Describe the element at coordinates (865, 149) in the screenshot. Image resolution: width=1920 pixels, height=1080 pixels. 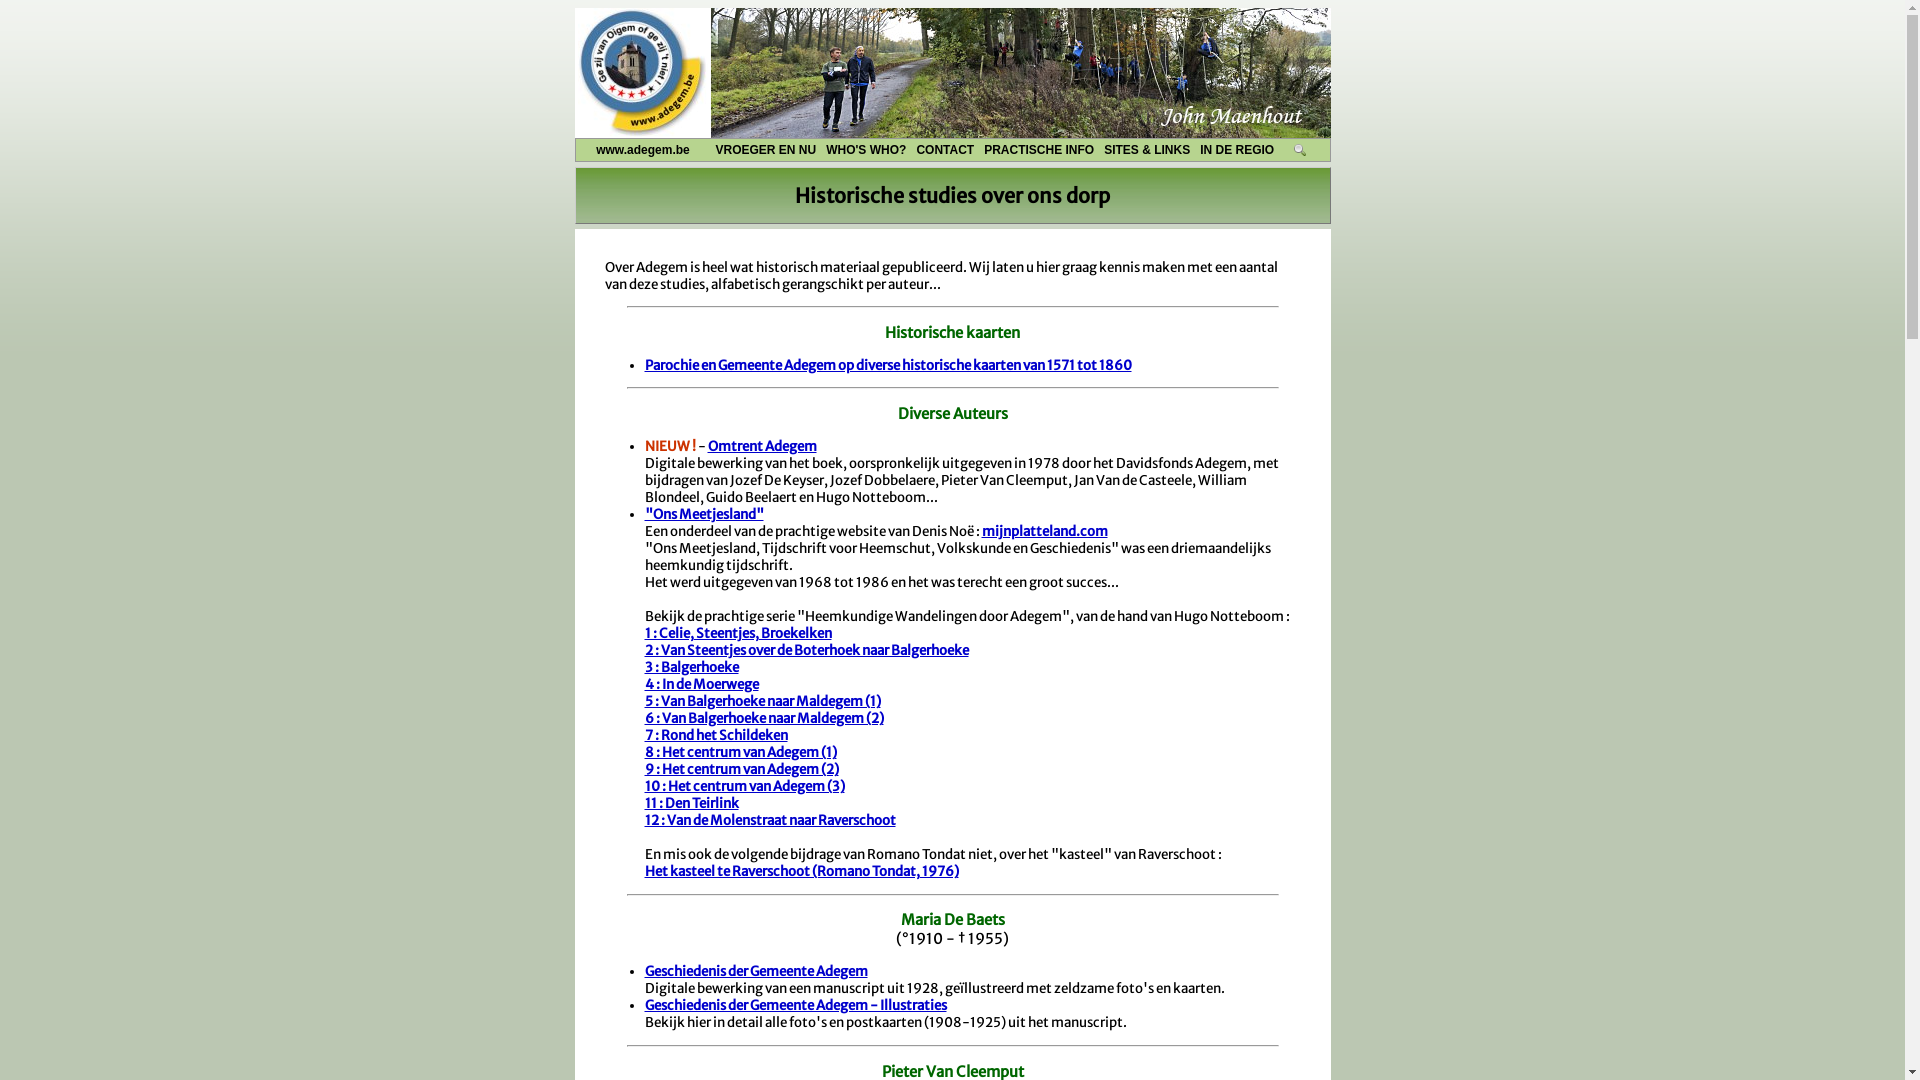
I see `'WHO'S WHO?'` at that location.